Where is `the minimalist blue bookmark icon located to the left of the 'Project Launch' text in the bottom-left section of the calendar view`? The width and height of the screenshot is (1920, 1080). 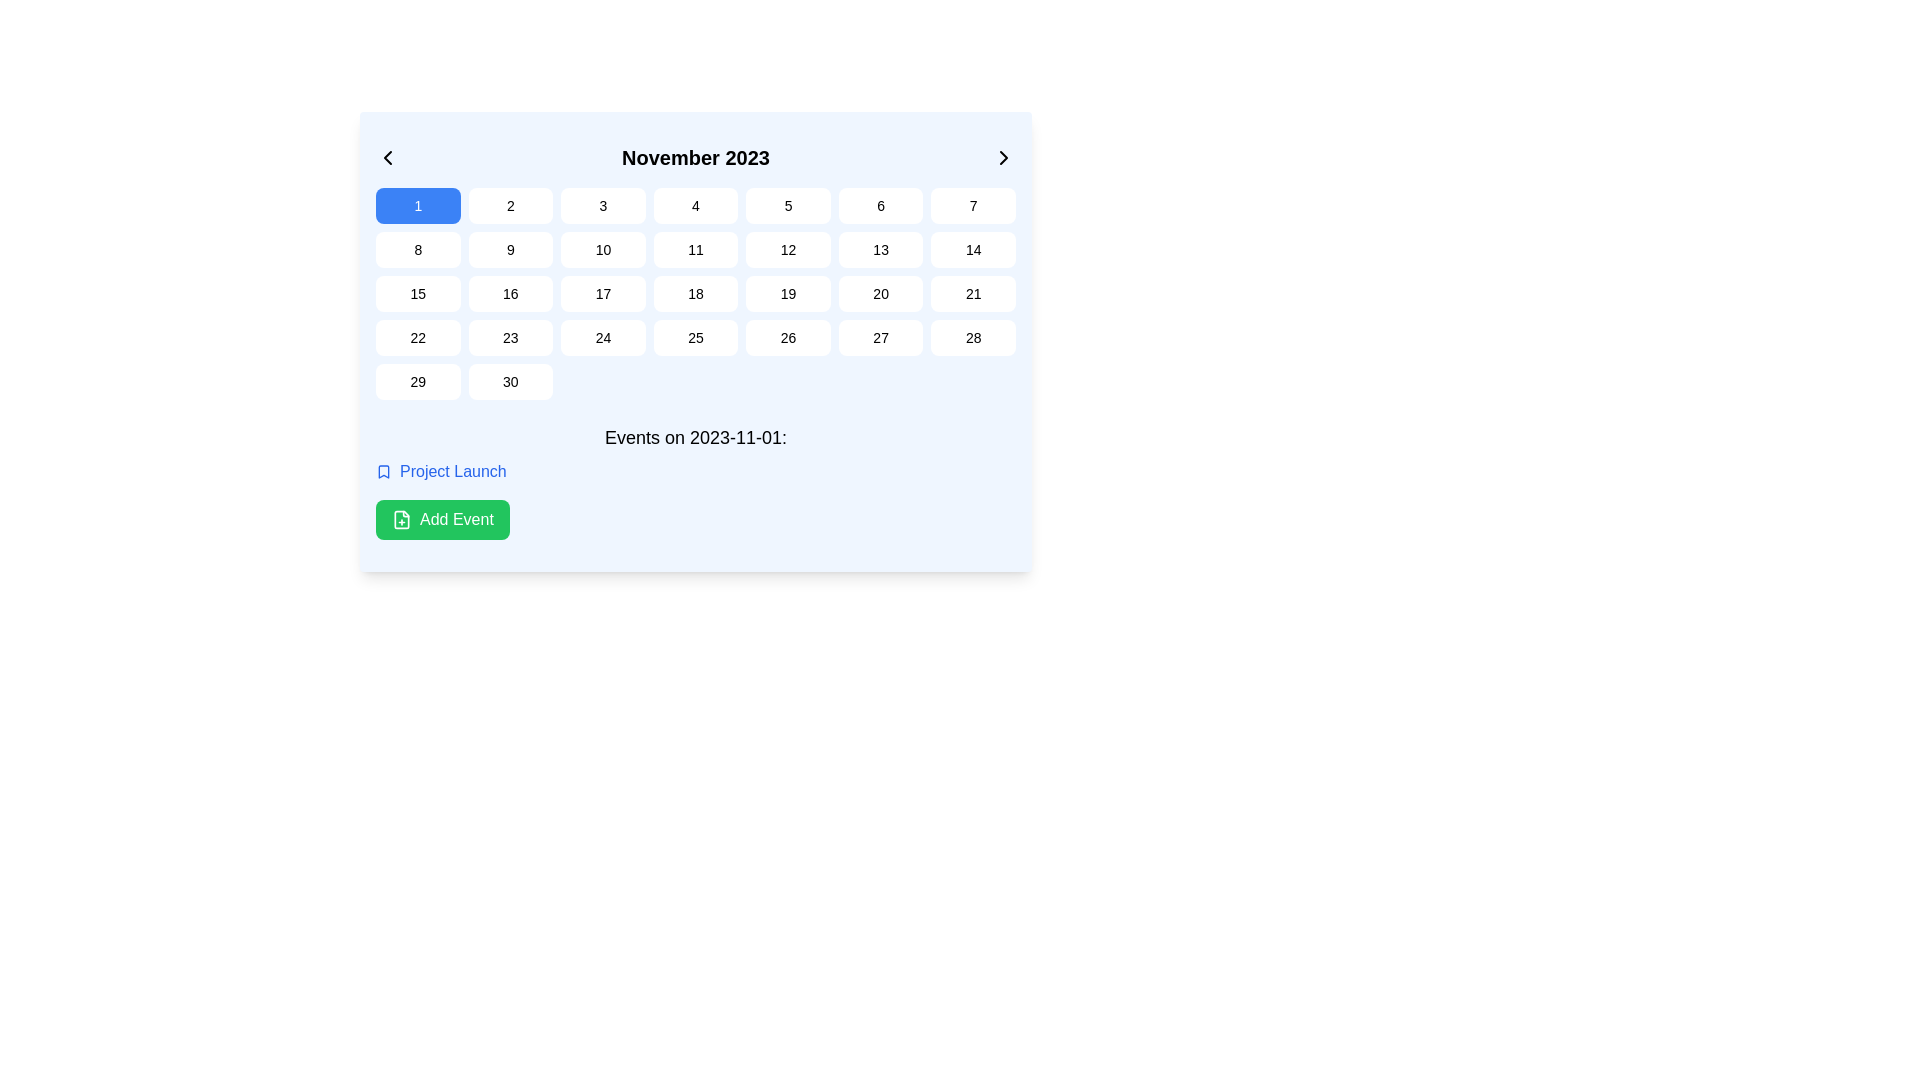
the minimalist blue bookmark icon located to the left of the 'Project Launch' text in the bottom-left section of the calendar view is located at coordinates (384, 471).